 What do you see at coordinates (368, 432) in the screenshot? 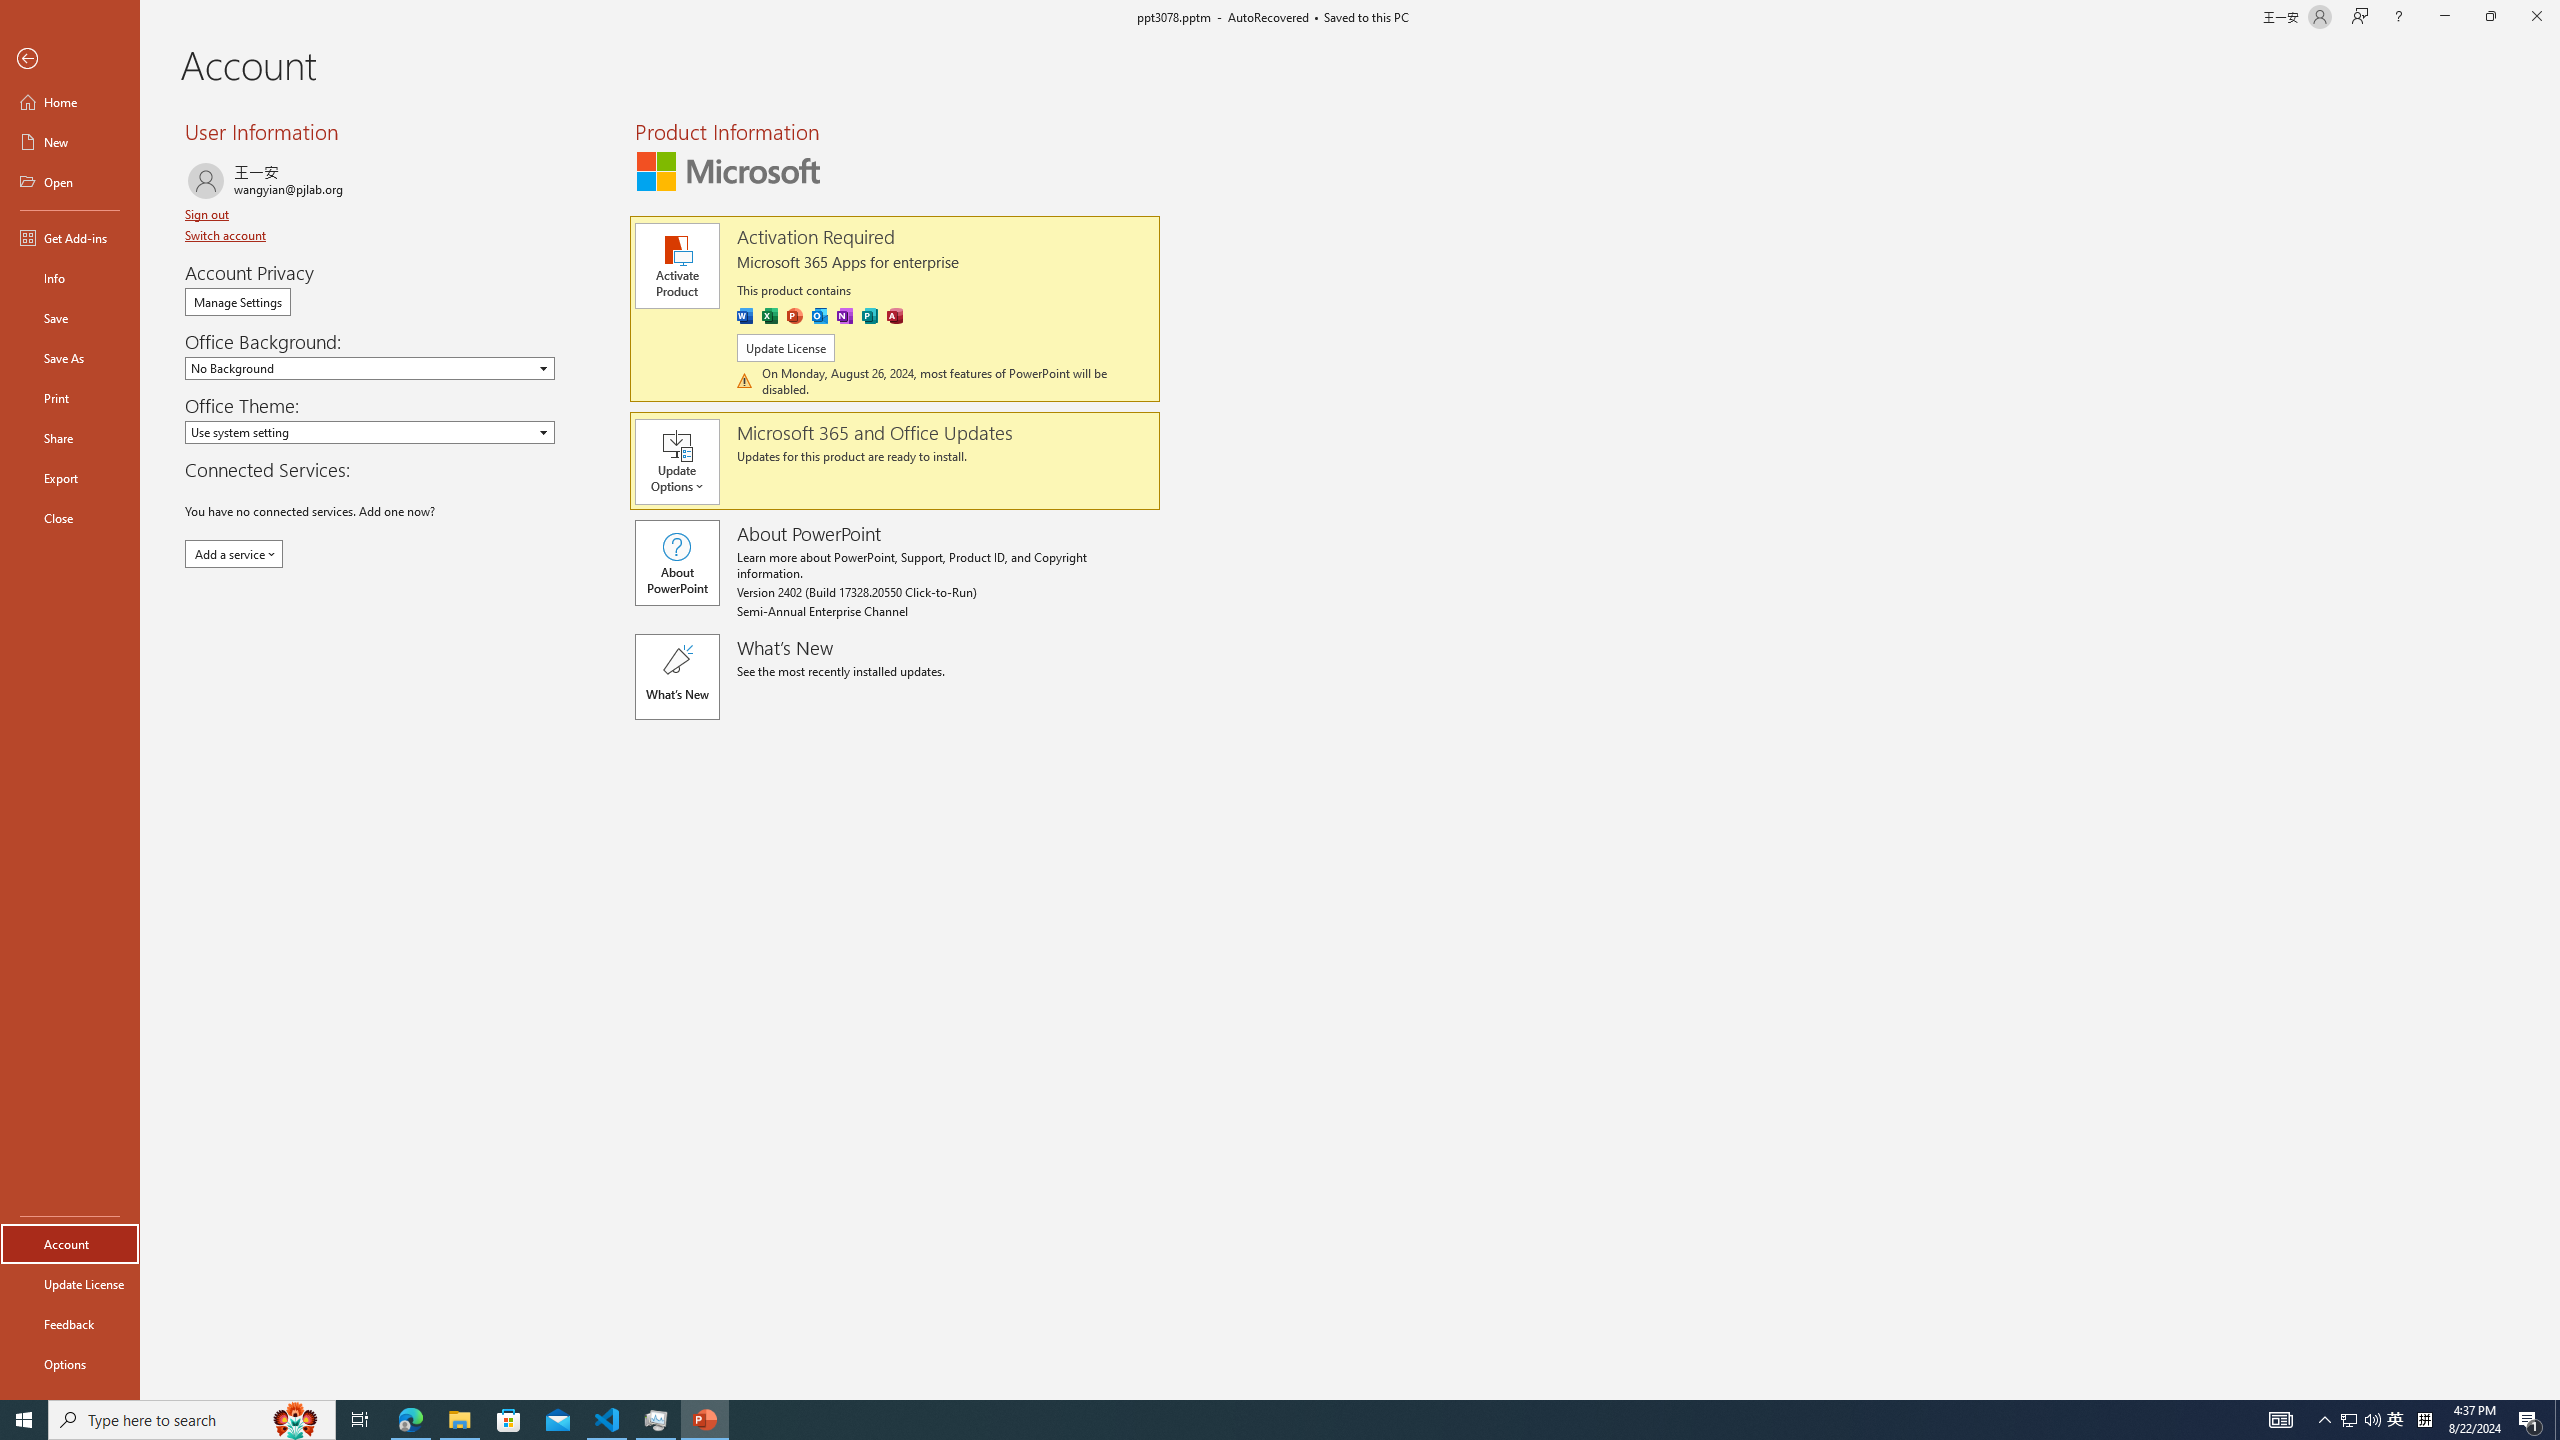
I see `'Office Theme'` at bounding box center [368, 432].